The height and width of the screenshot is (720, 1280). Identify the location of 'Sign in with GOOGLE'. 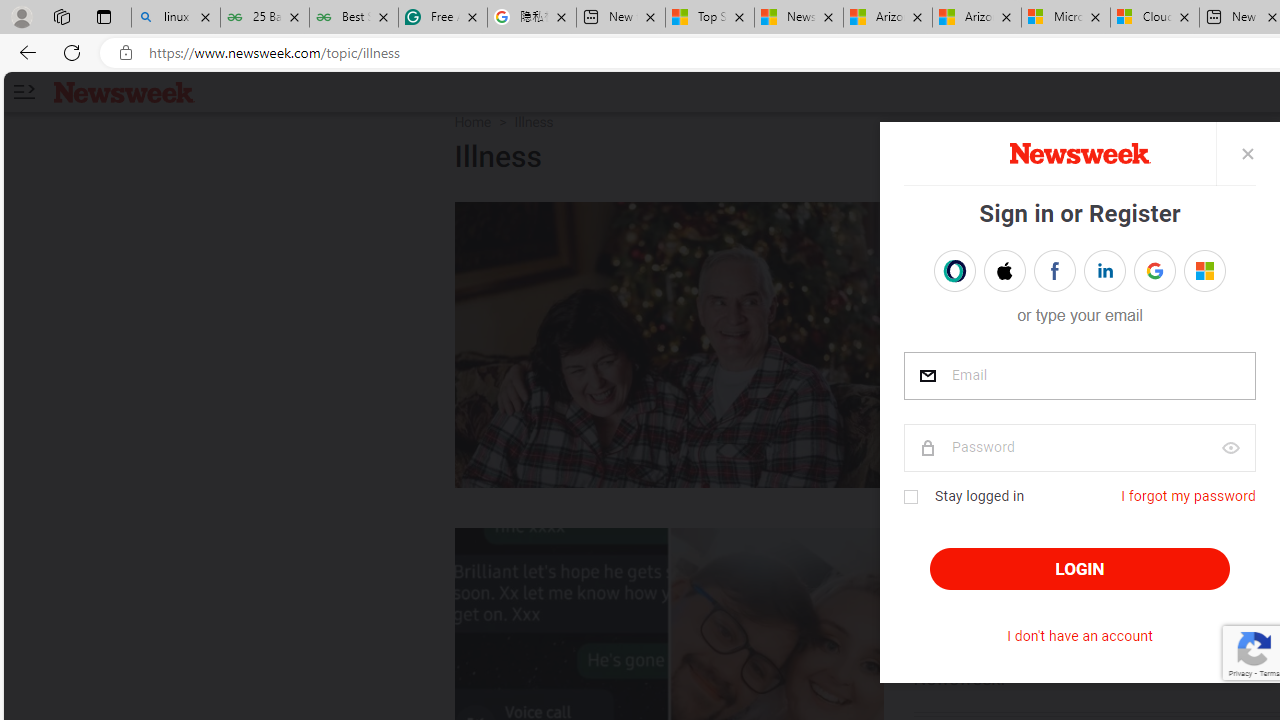
(1154, 271).